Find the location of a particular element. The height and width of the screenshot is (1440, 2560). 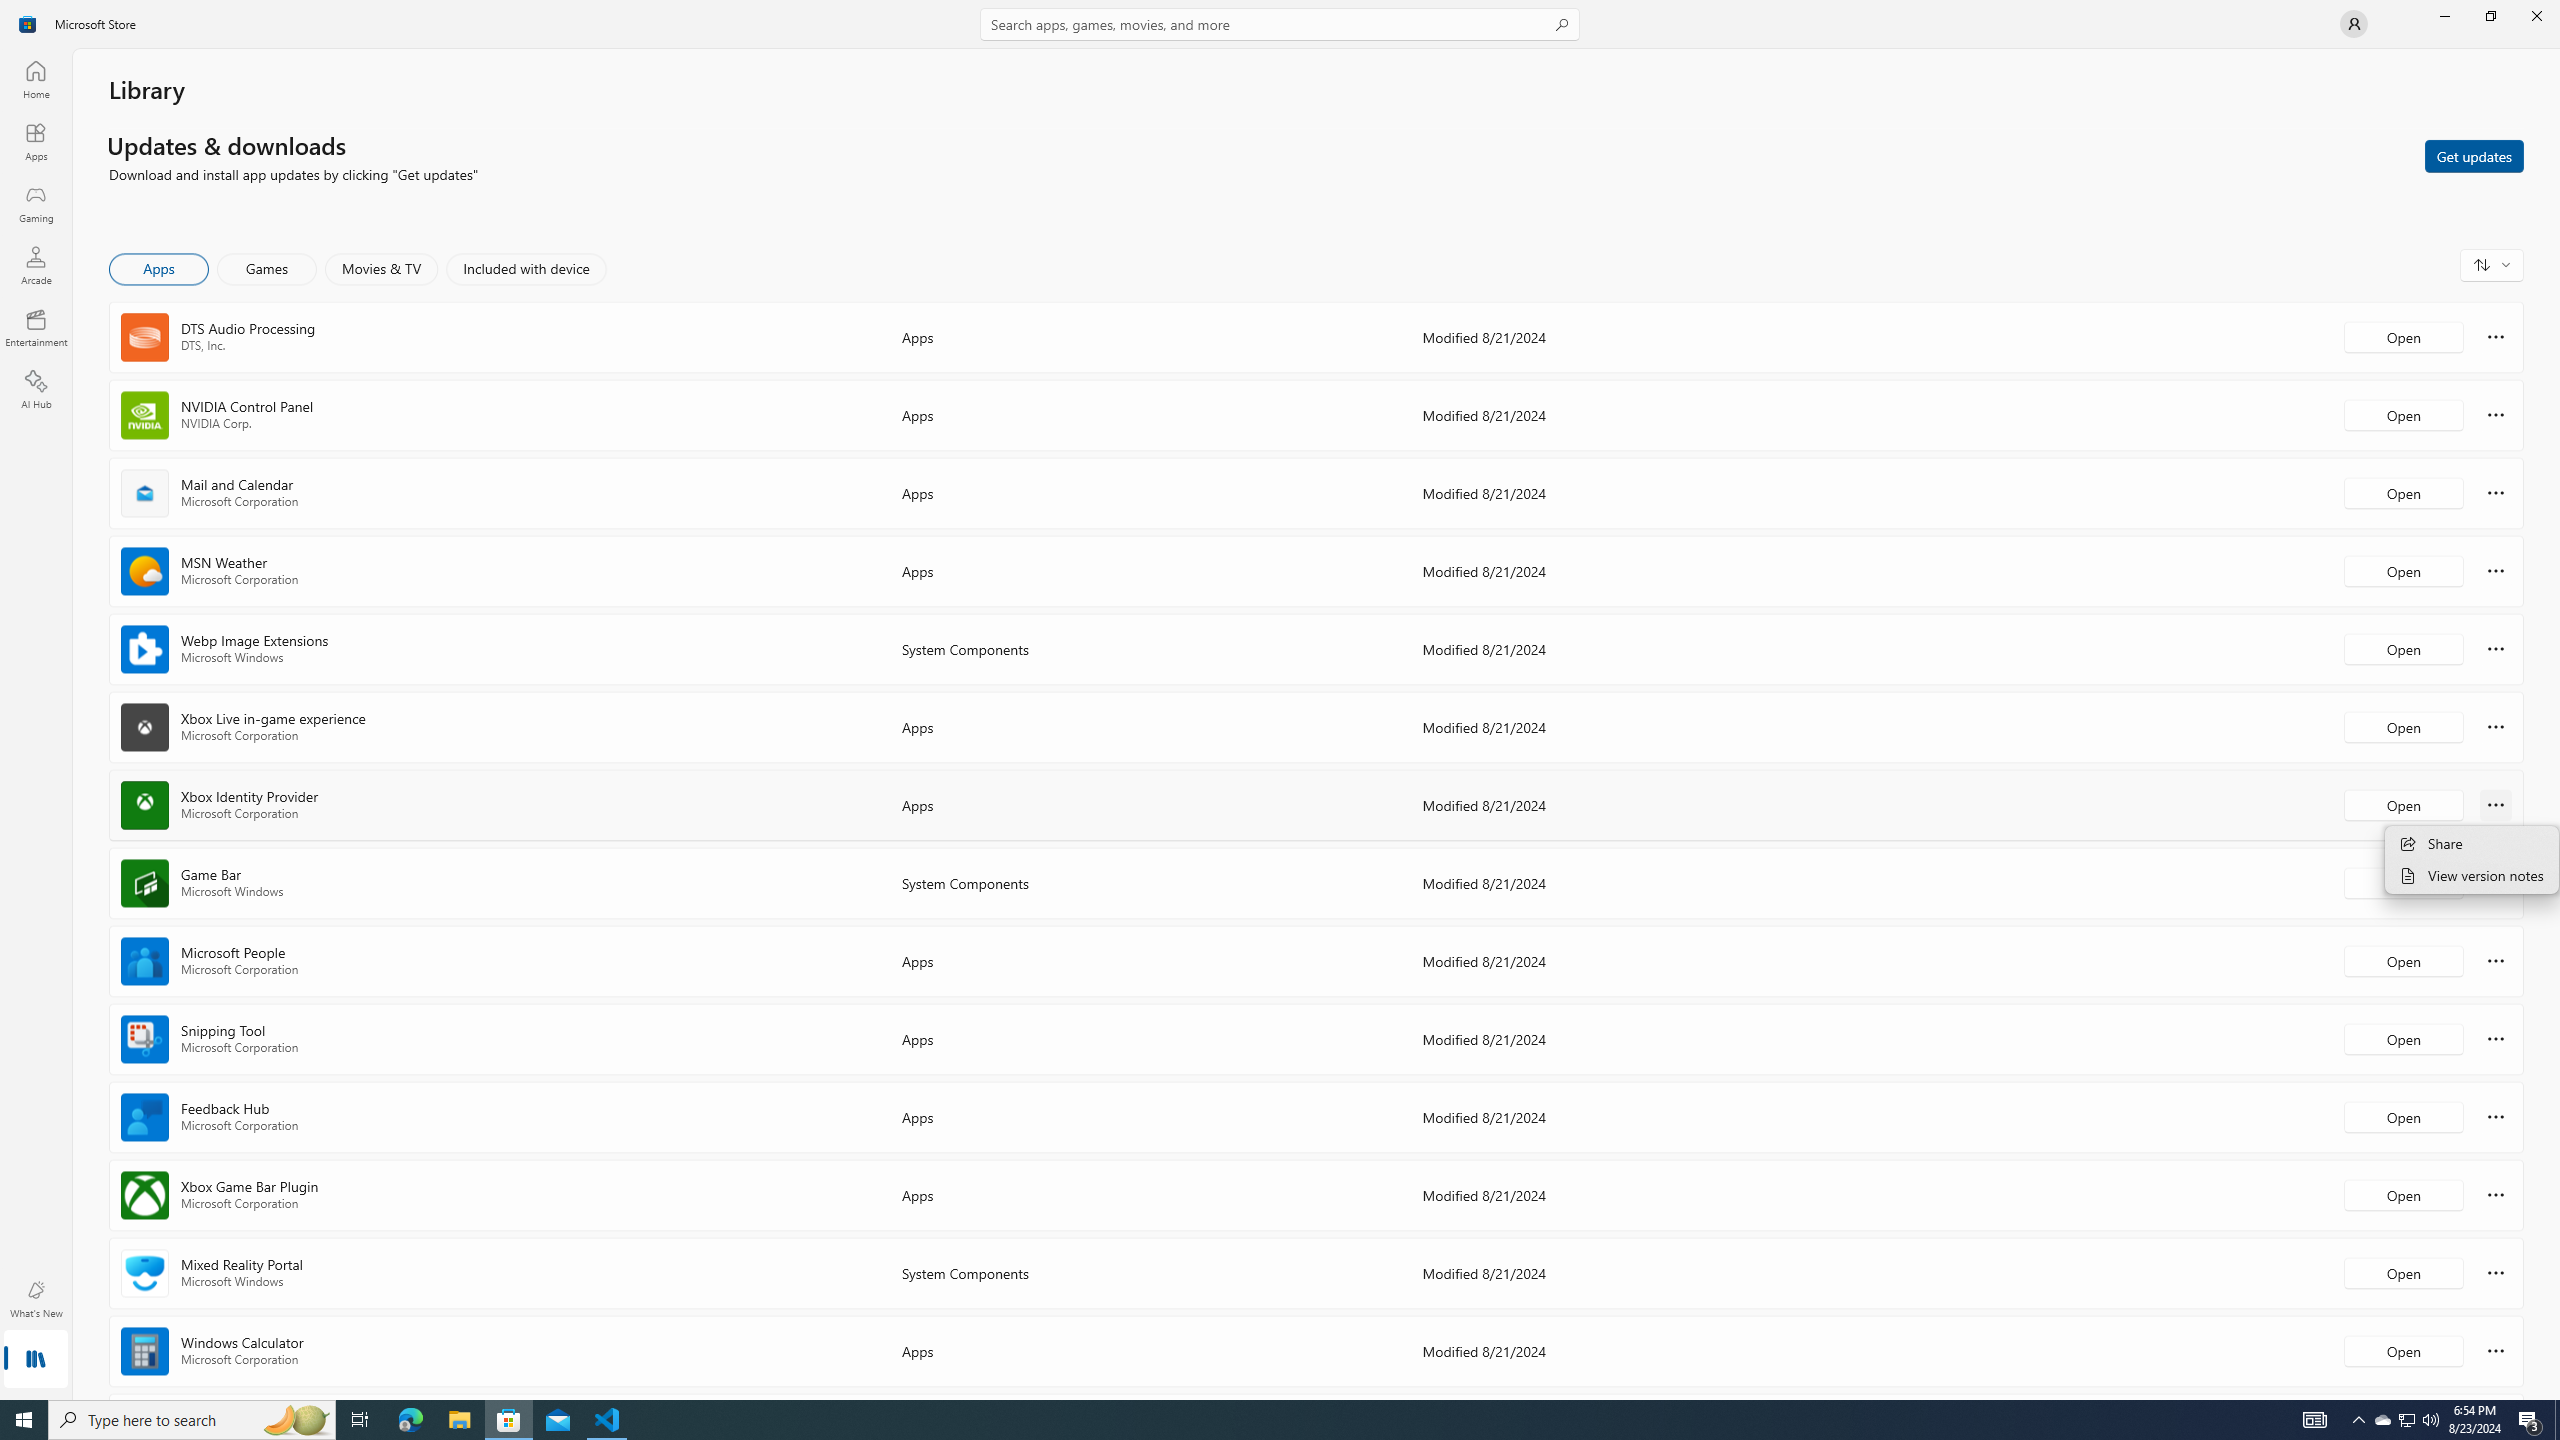

'Minimize Microsoft Store' is located at coordinates (2443, 15).